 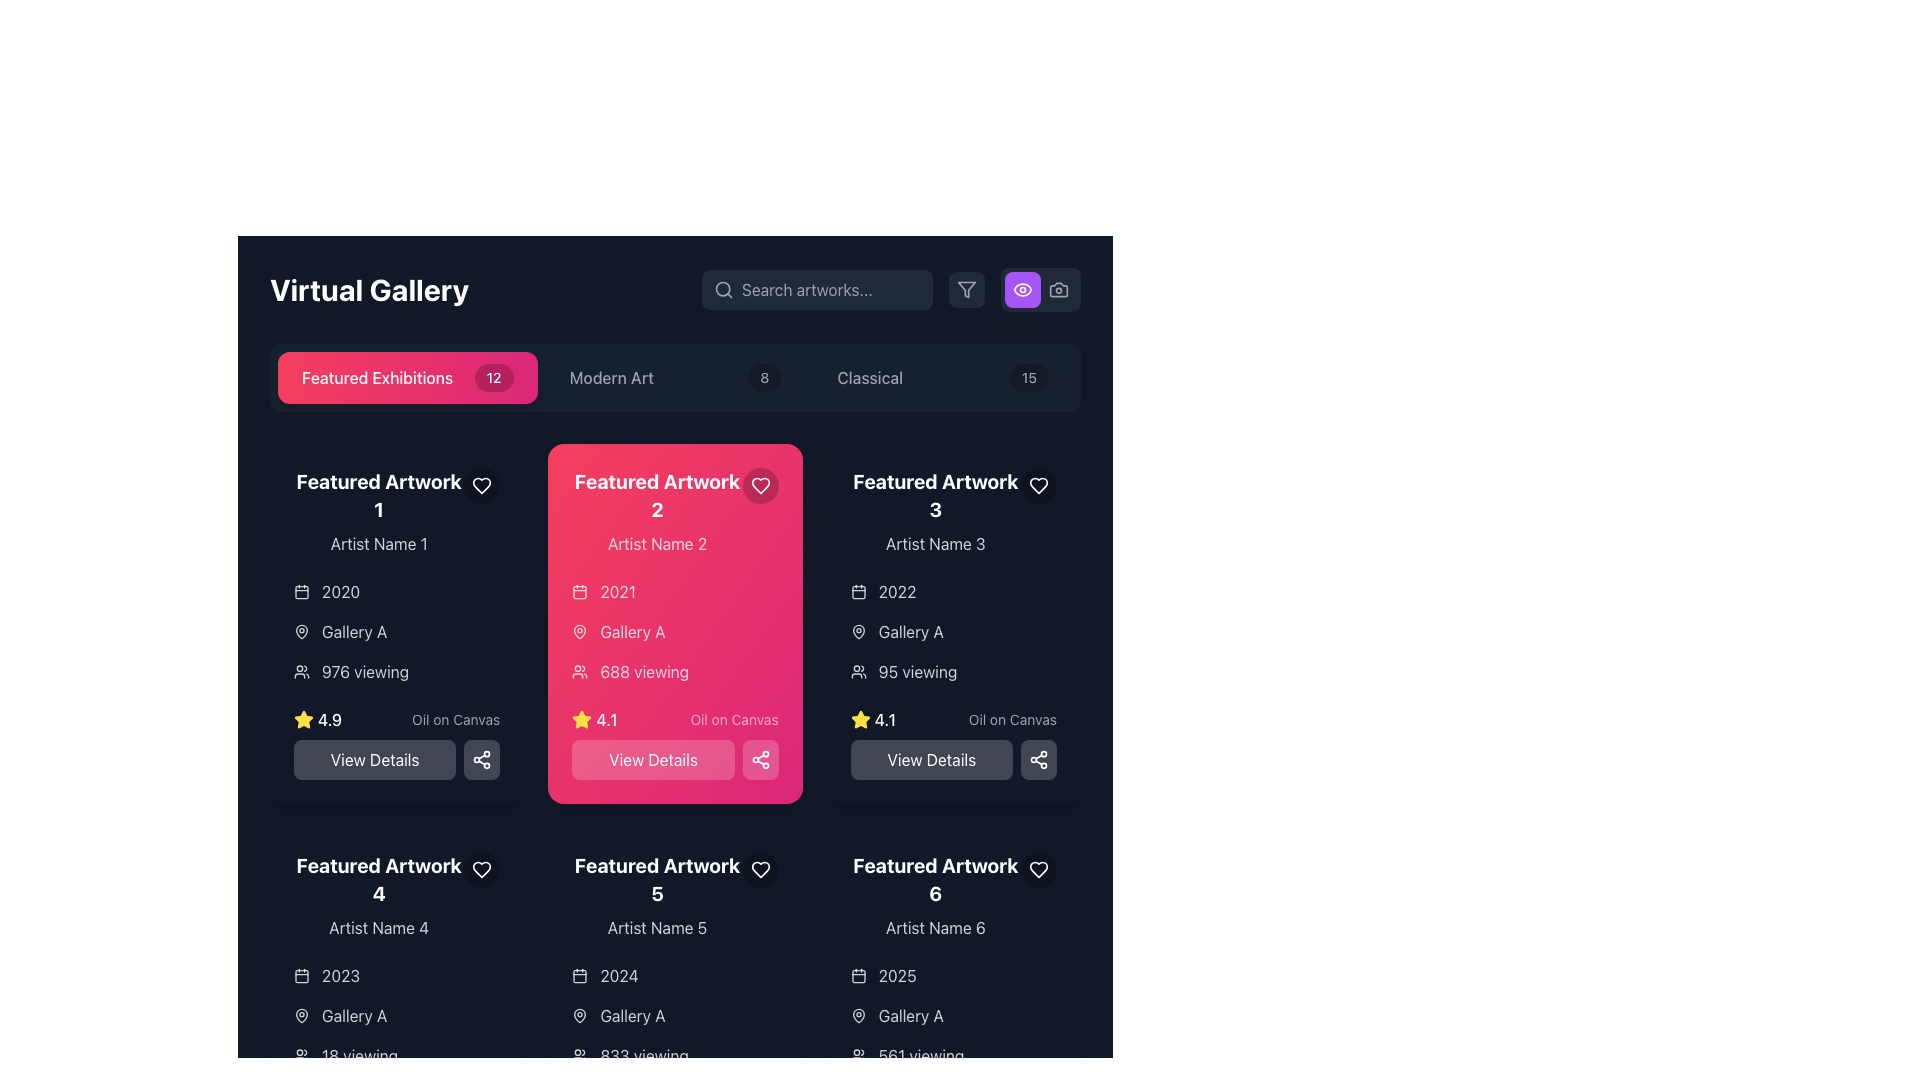 I want to click on the '833 viewing' text with the user icon on its left, so click(x=675, y=1055).